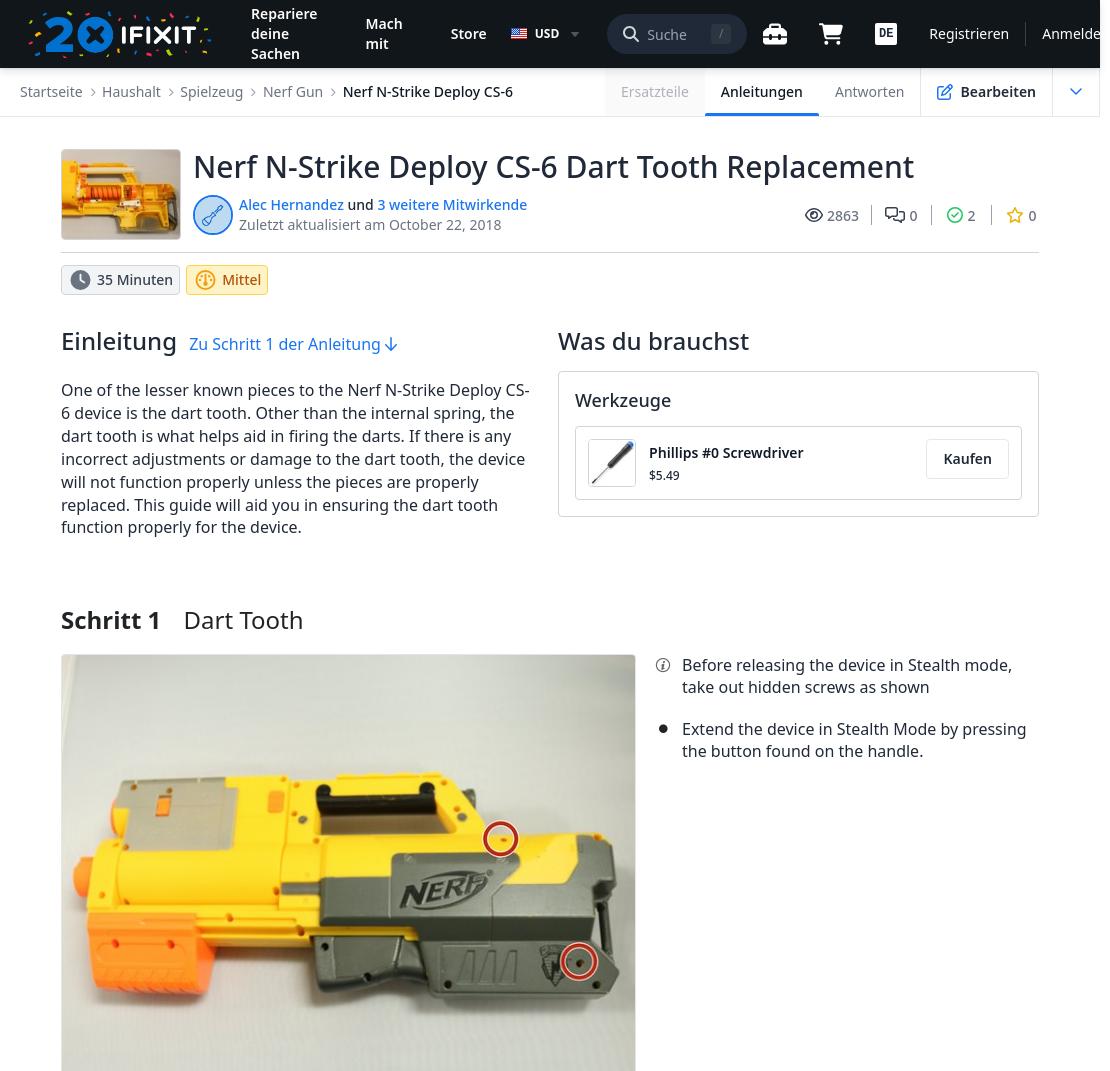 The width and height of the screenshot is (1110, 1071). I want to click on 'Extend the device in Stealth Mode by pressing the button found on the handle.', so click(681, 738).